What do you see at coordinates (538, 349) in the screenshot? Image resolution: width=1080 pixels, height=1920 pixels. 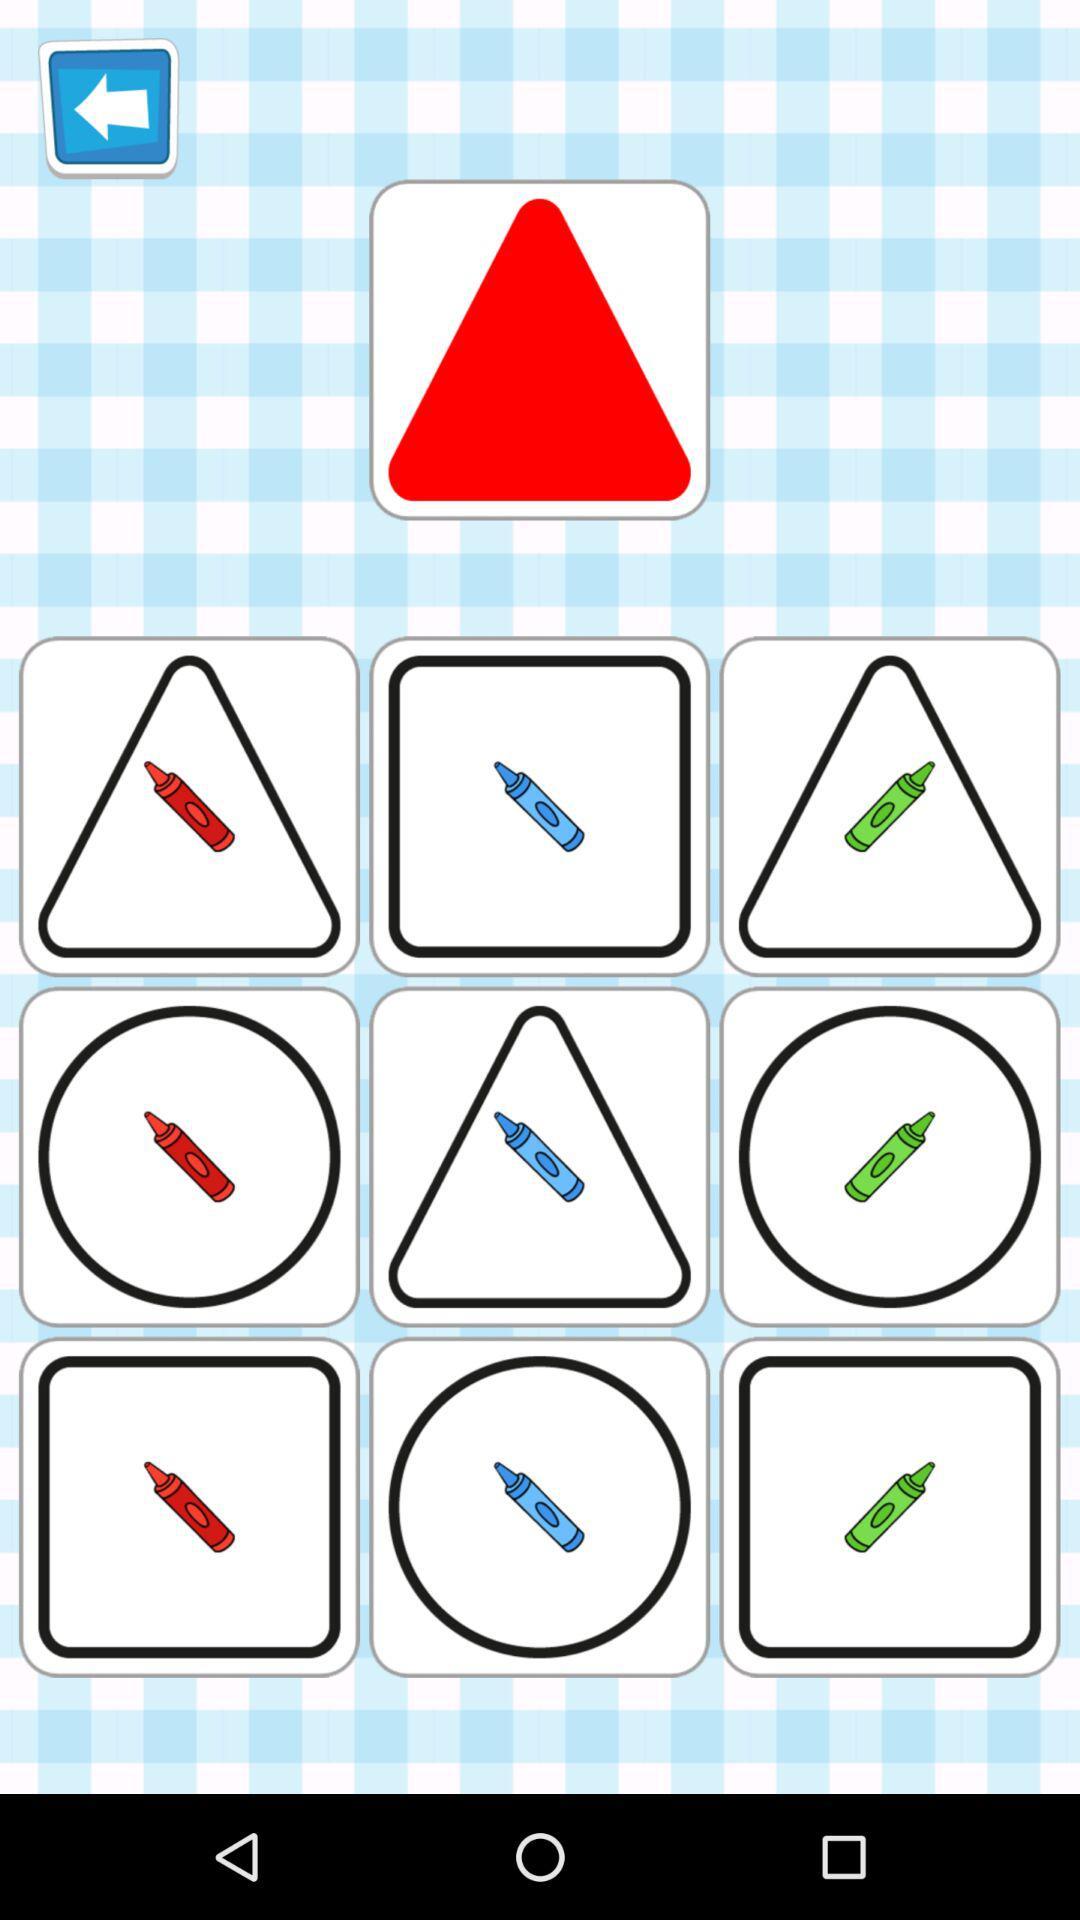 I see `triangle` at bounding box center [538, 349].